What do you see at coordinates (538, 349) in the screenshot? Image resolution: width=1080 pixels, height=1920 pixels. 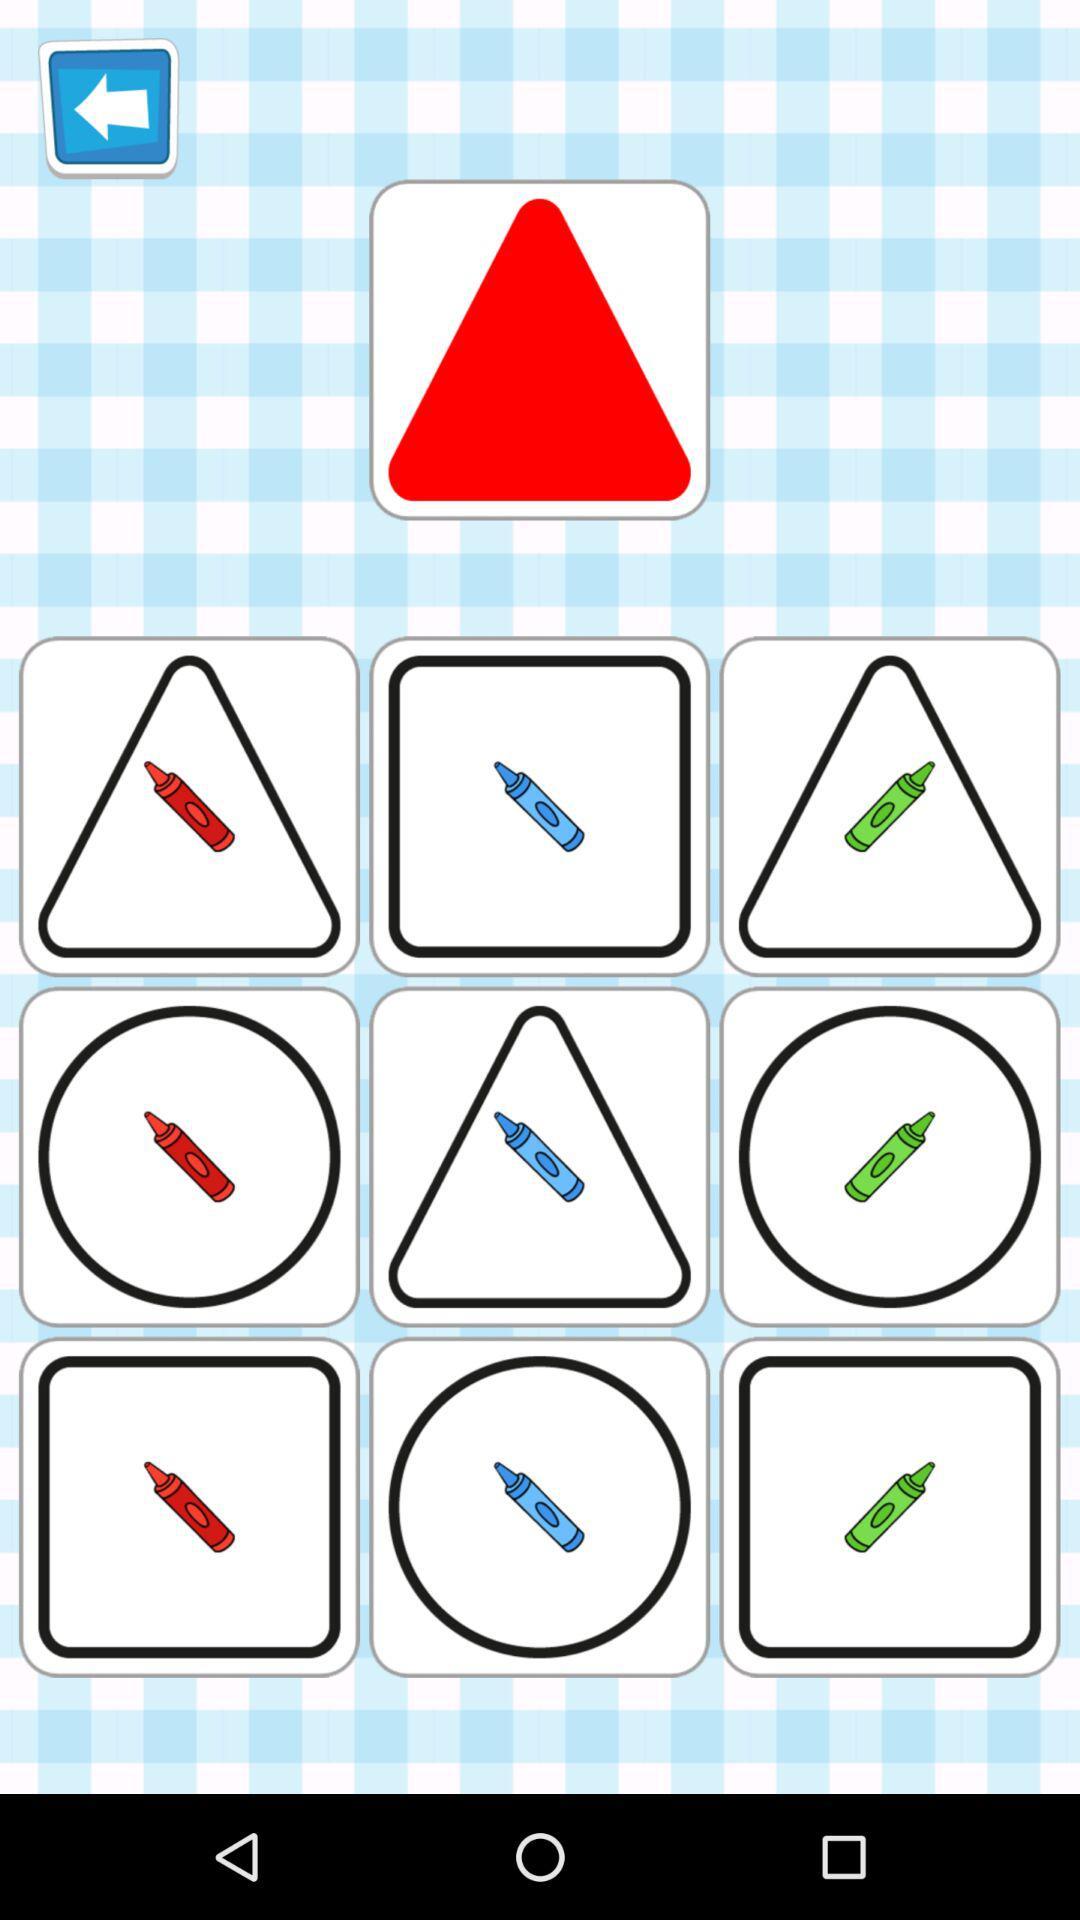 I see `triangle` at bounding box center [538, 349].